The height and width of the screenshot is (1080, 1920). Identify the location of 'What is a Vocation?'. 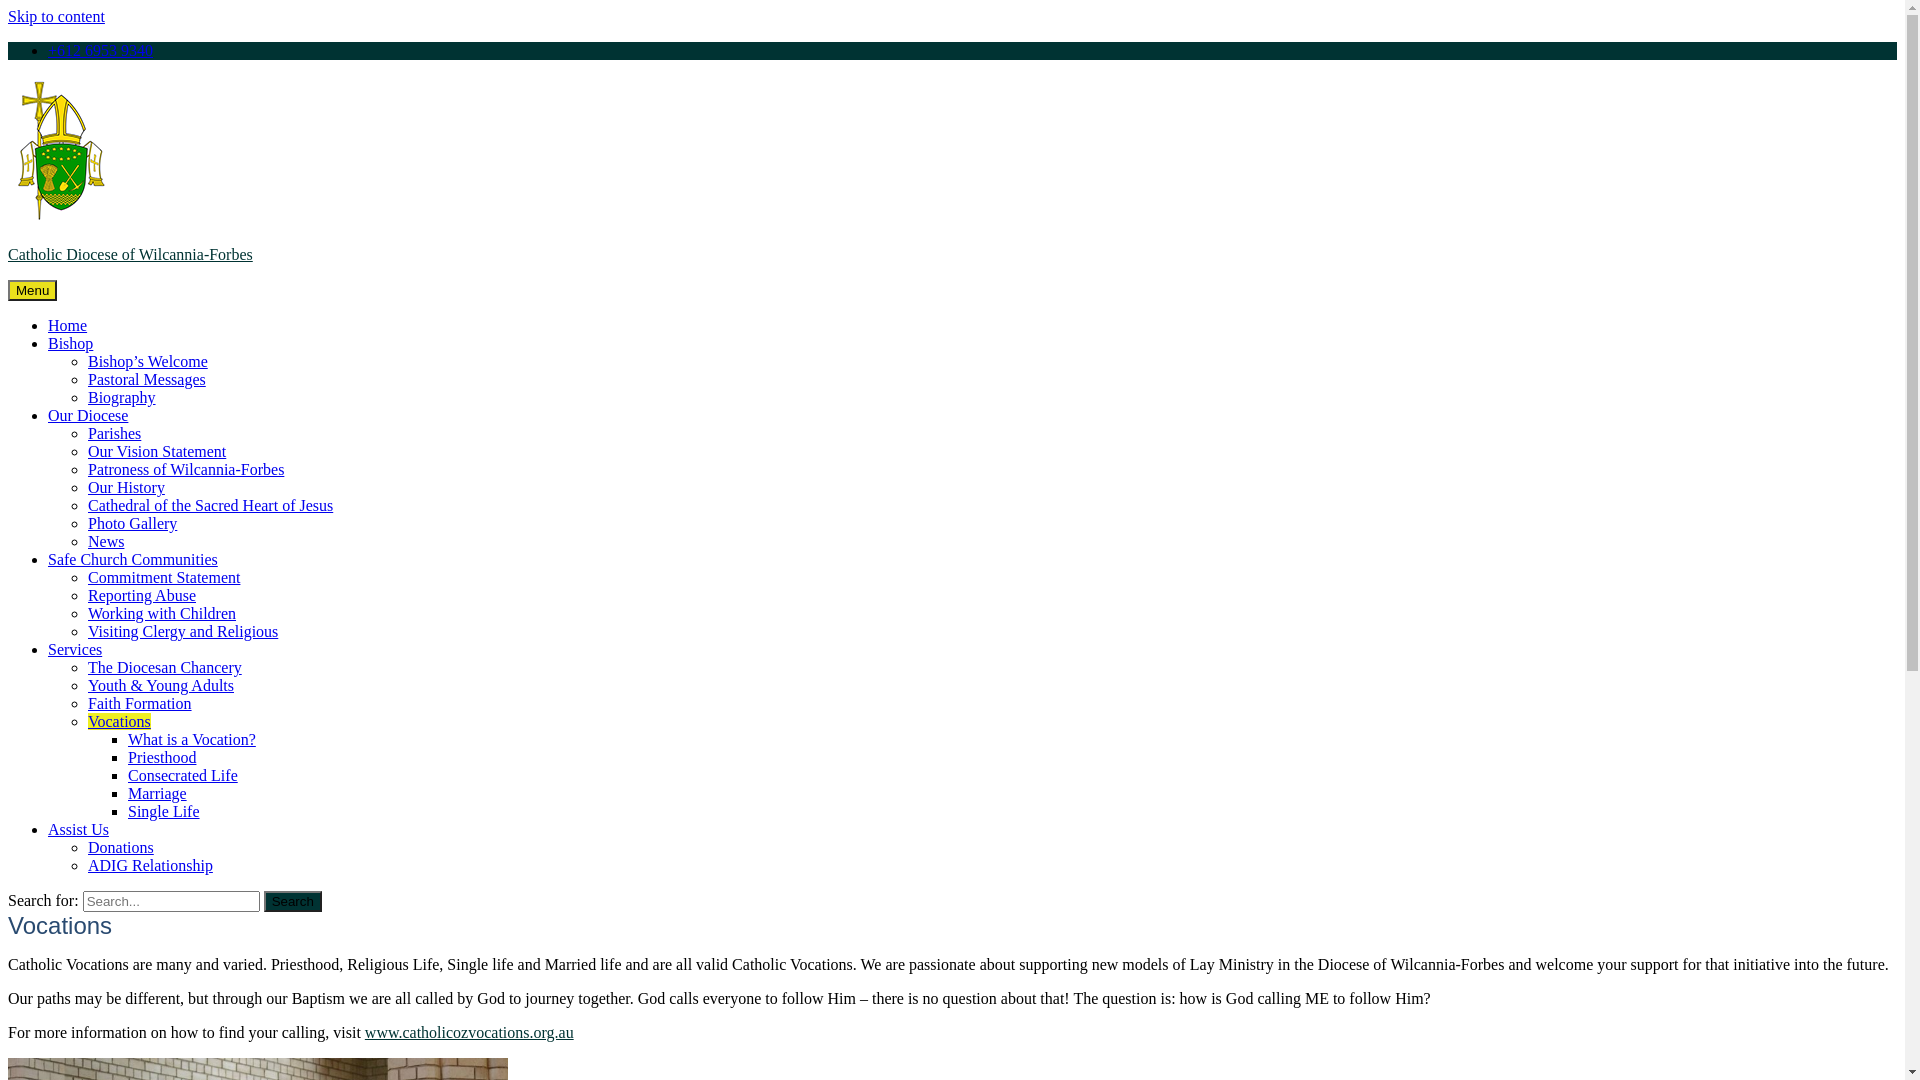
(192, 739).